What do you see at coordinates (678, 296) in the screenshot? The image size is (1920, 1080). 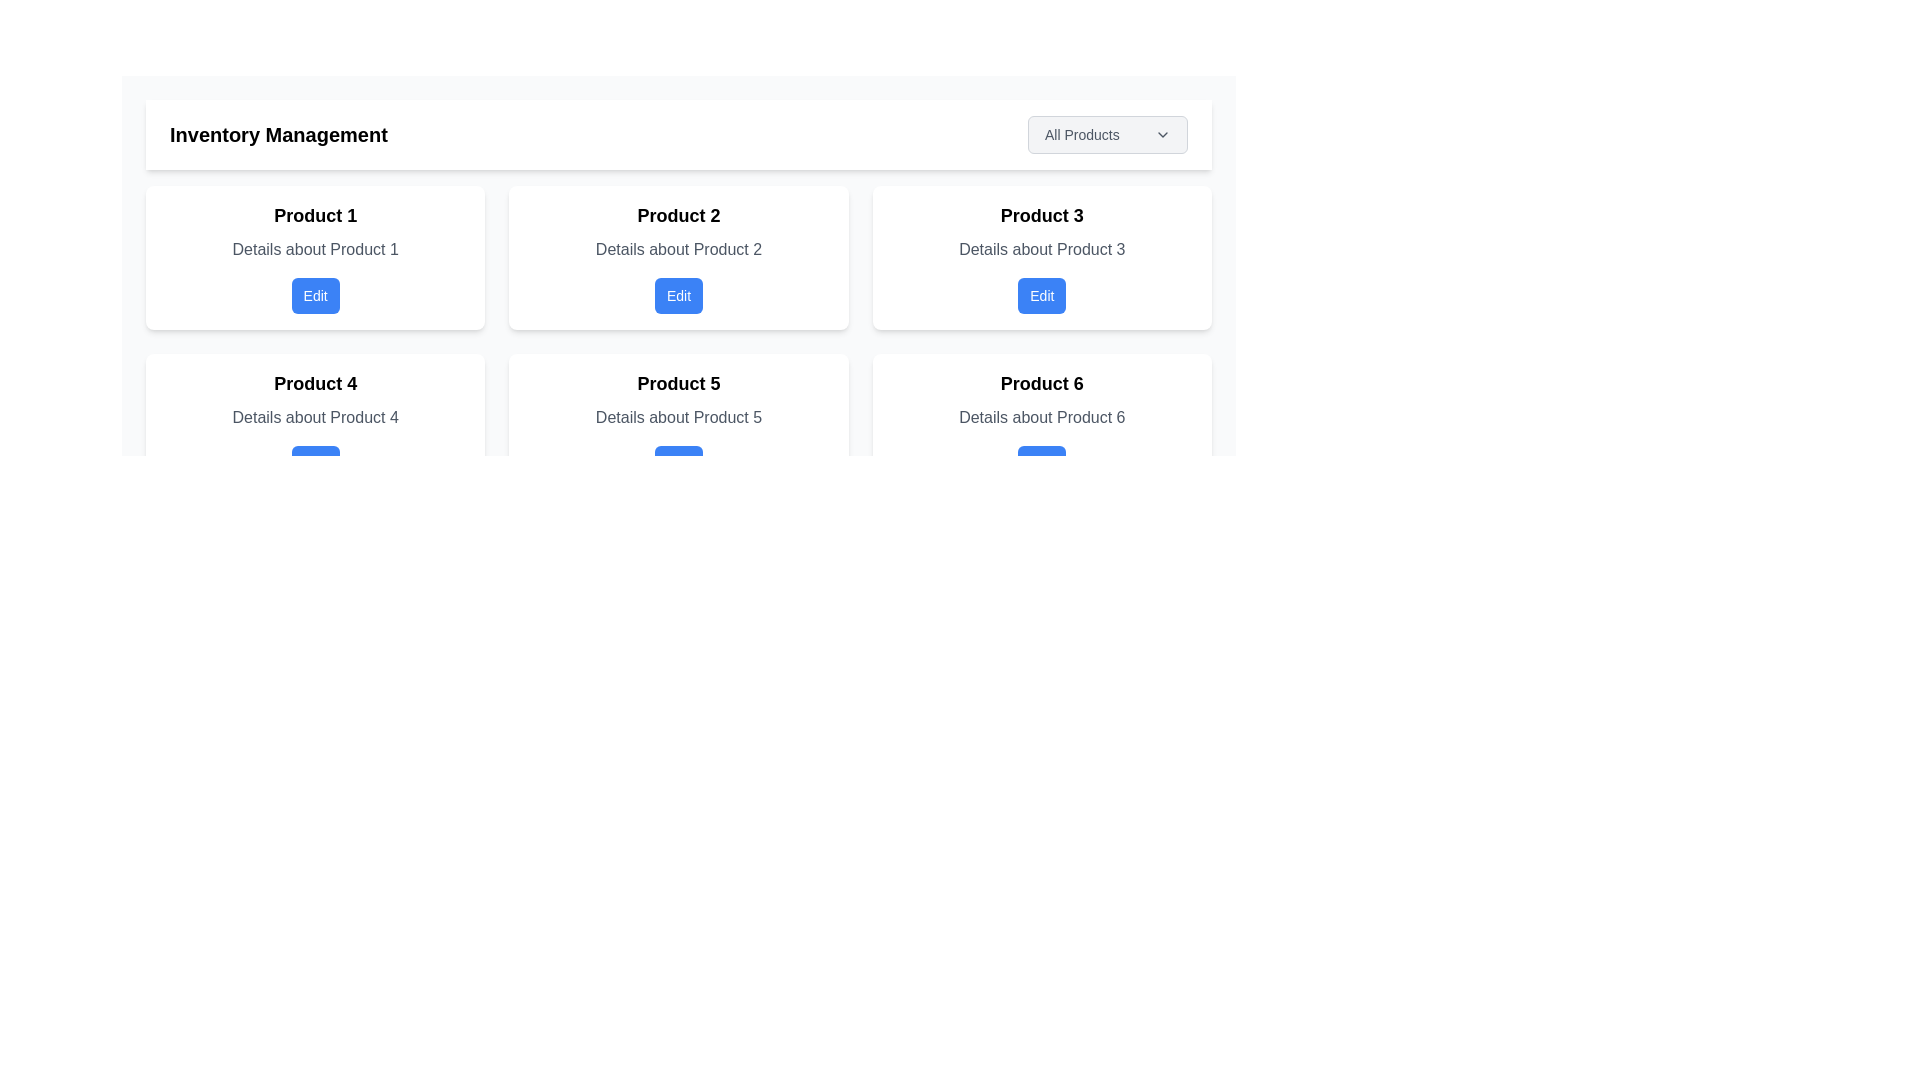 I see `the 'Edit' button, a rectangular button with white text on a blue background, located in the lower section of the 'Product 2' card` at bounding box center [678, 296].